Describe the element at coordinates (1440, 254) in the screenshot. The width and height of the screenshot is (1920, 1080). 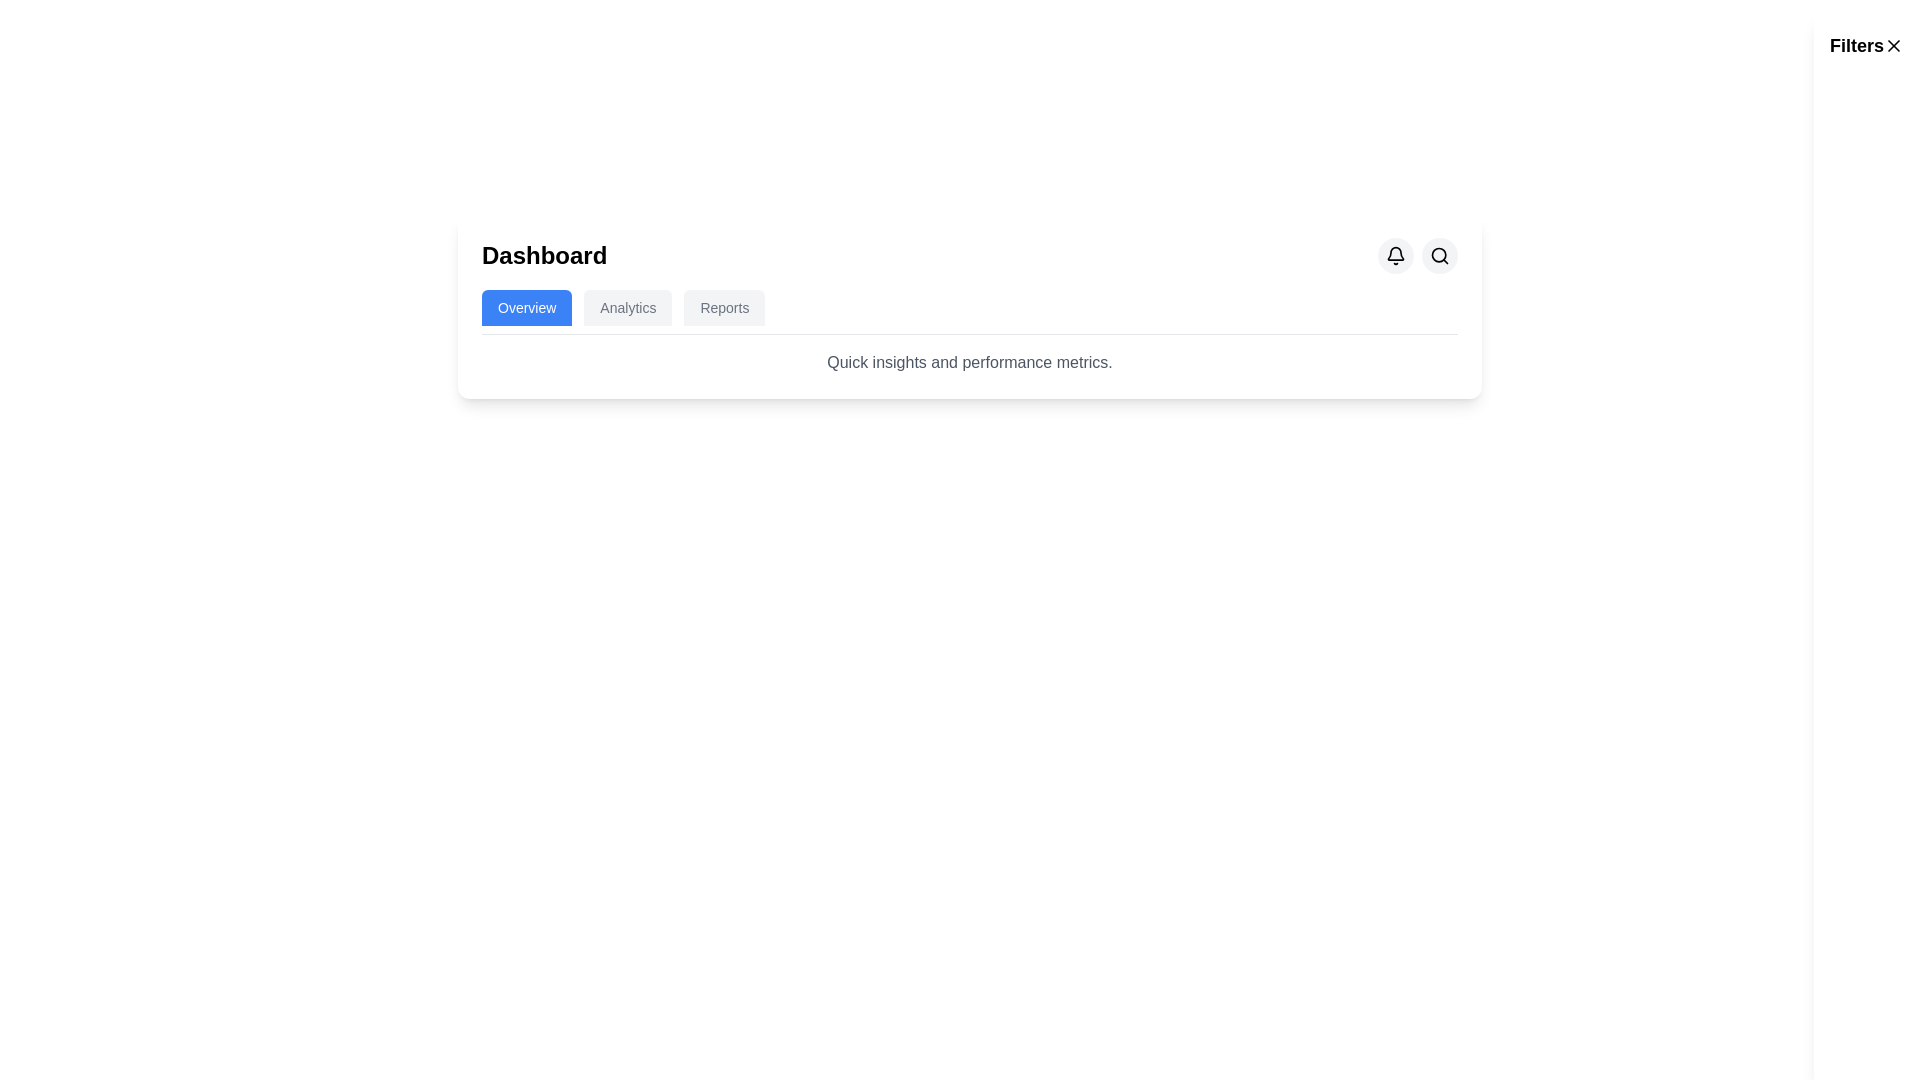
I see `the circular search button with a light gray background and a magnifying glass icon located in the top-right section of the interface to change its background color` at that location.